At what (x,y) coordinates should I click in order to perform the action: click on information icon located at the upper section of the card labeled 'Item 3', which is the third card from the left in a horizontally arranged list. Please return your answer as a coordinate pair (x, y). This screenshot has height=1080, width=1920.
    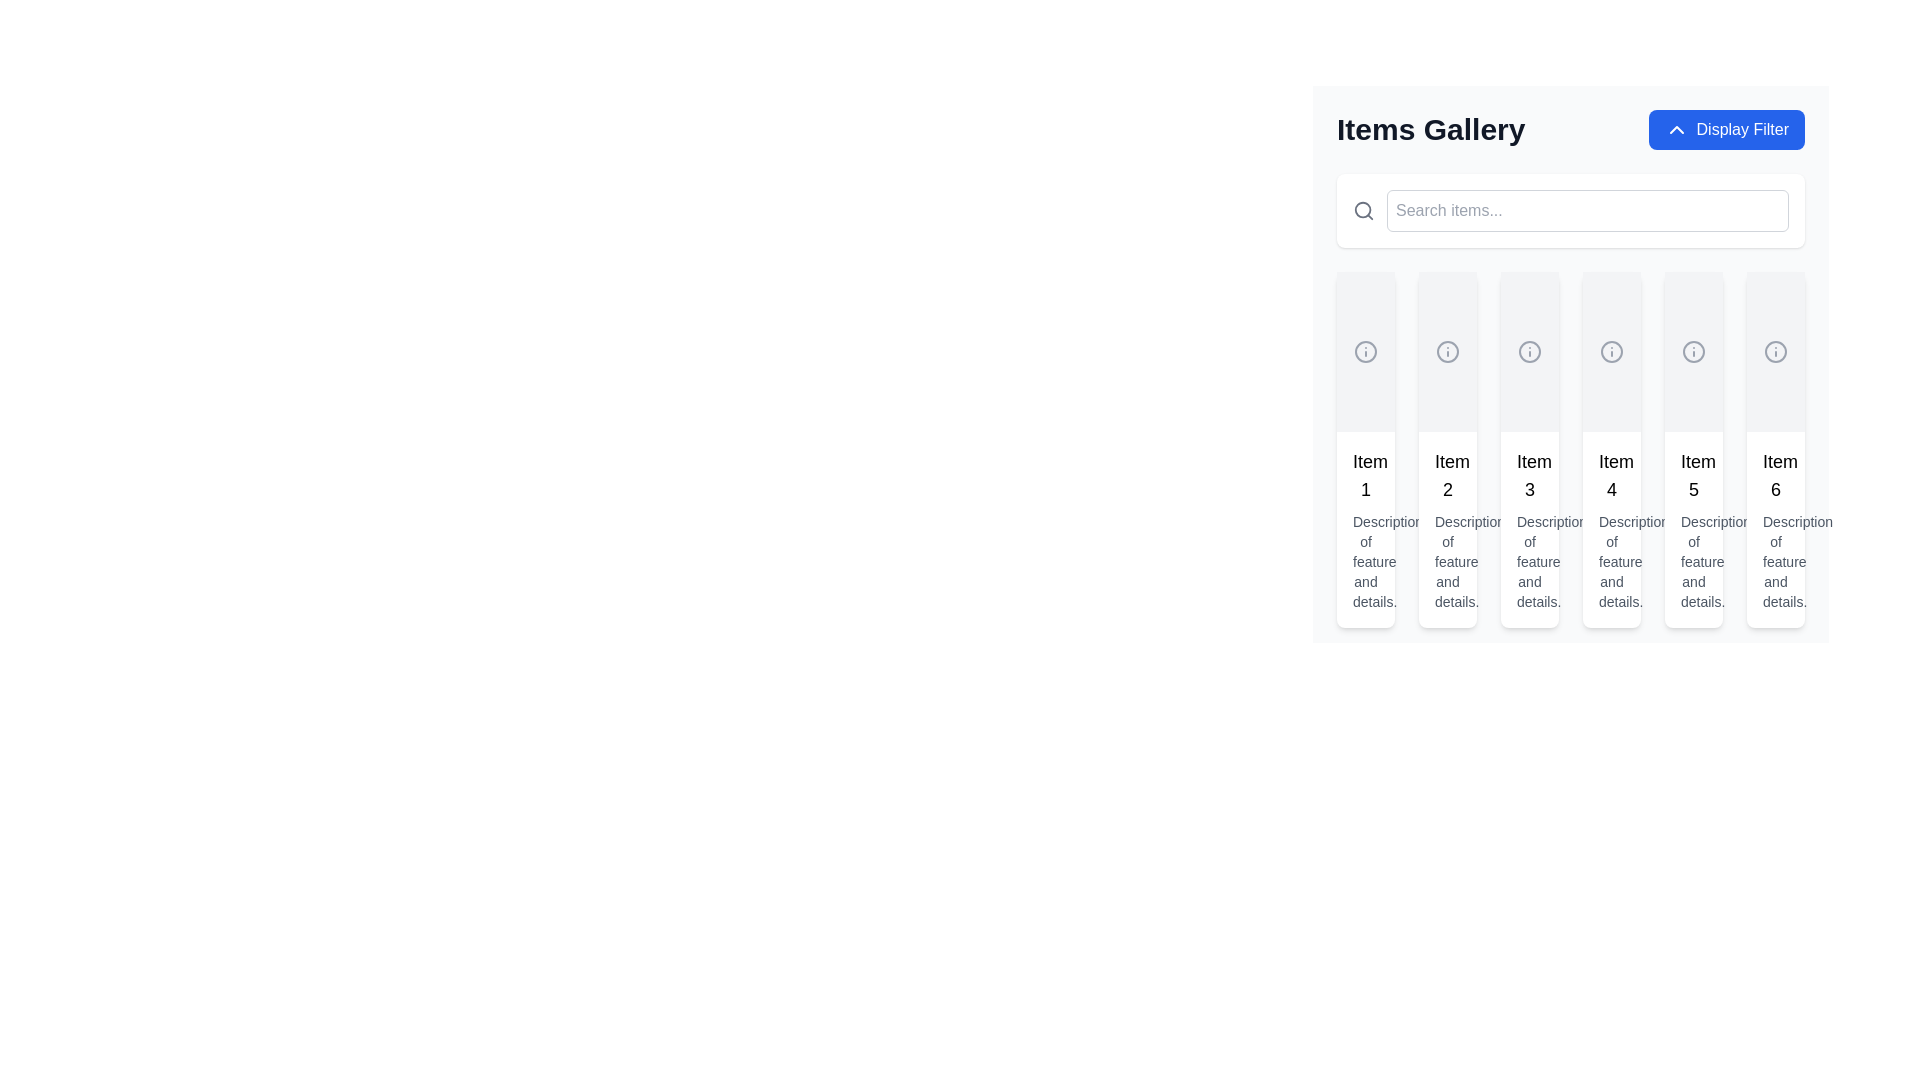
    Looking at the image, I should click on (1529, 350).